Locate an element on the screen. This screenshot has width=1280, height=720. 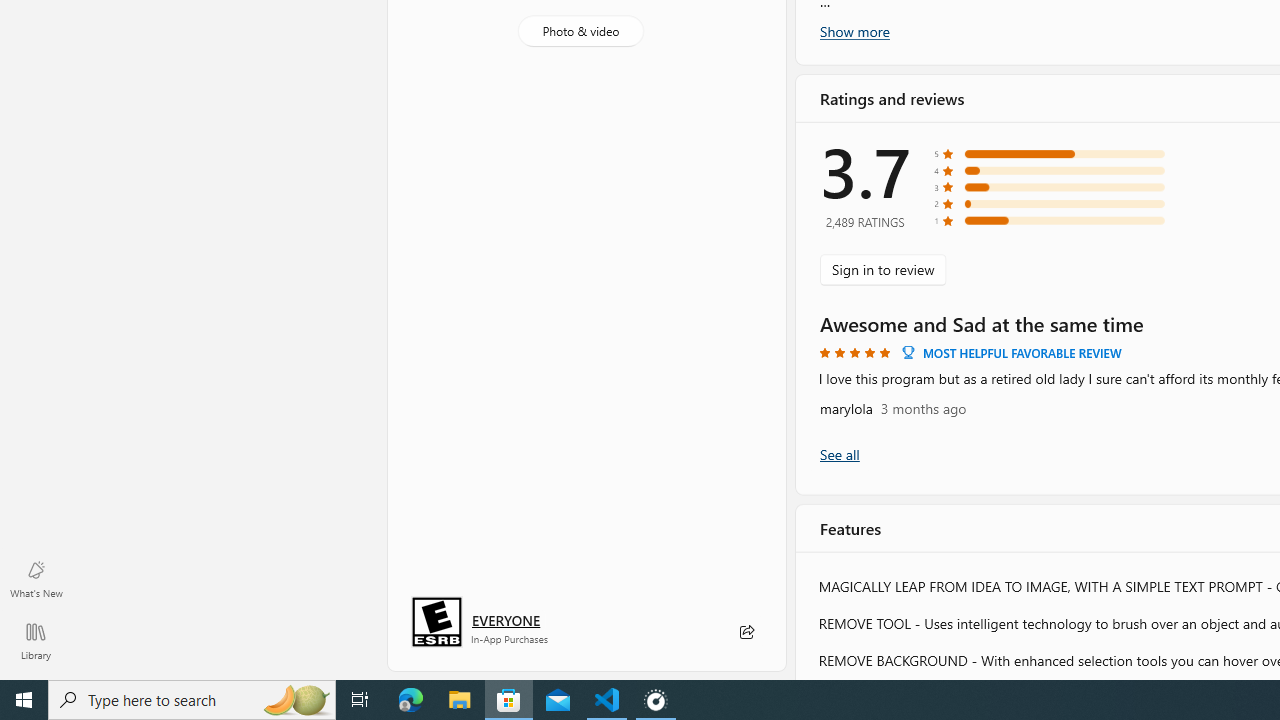
'Show all ratings and reviews' is located at coordinates (839, 454).